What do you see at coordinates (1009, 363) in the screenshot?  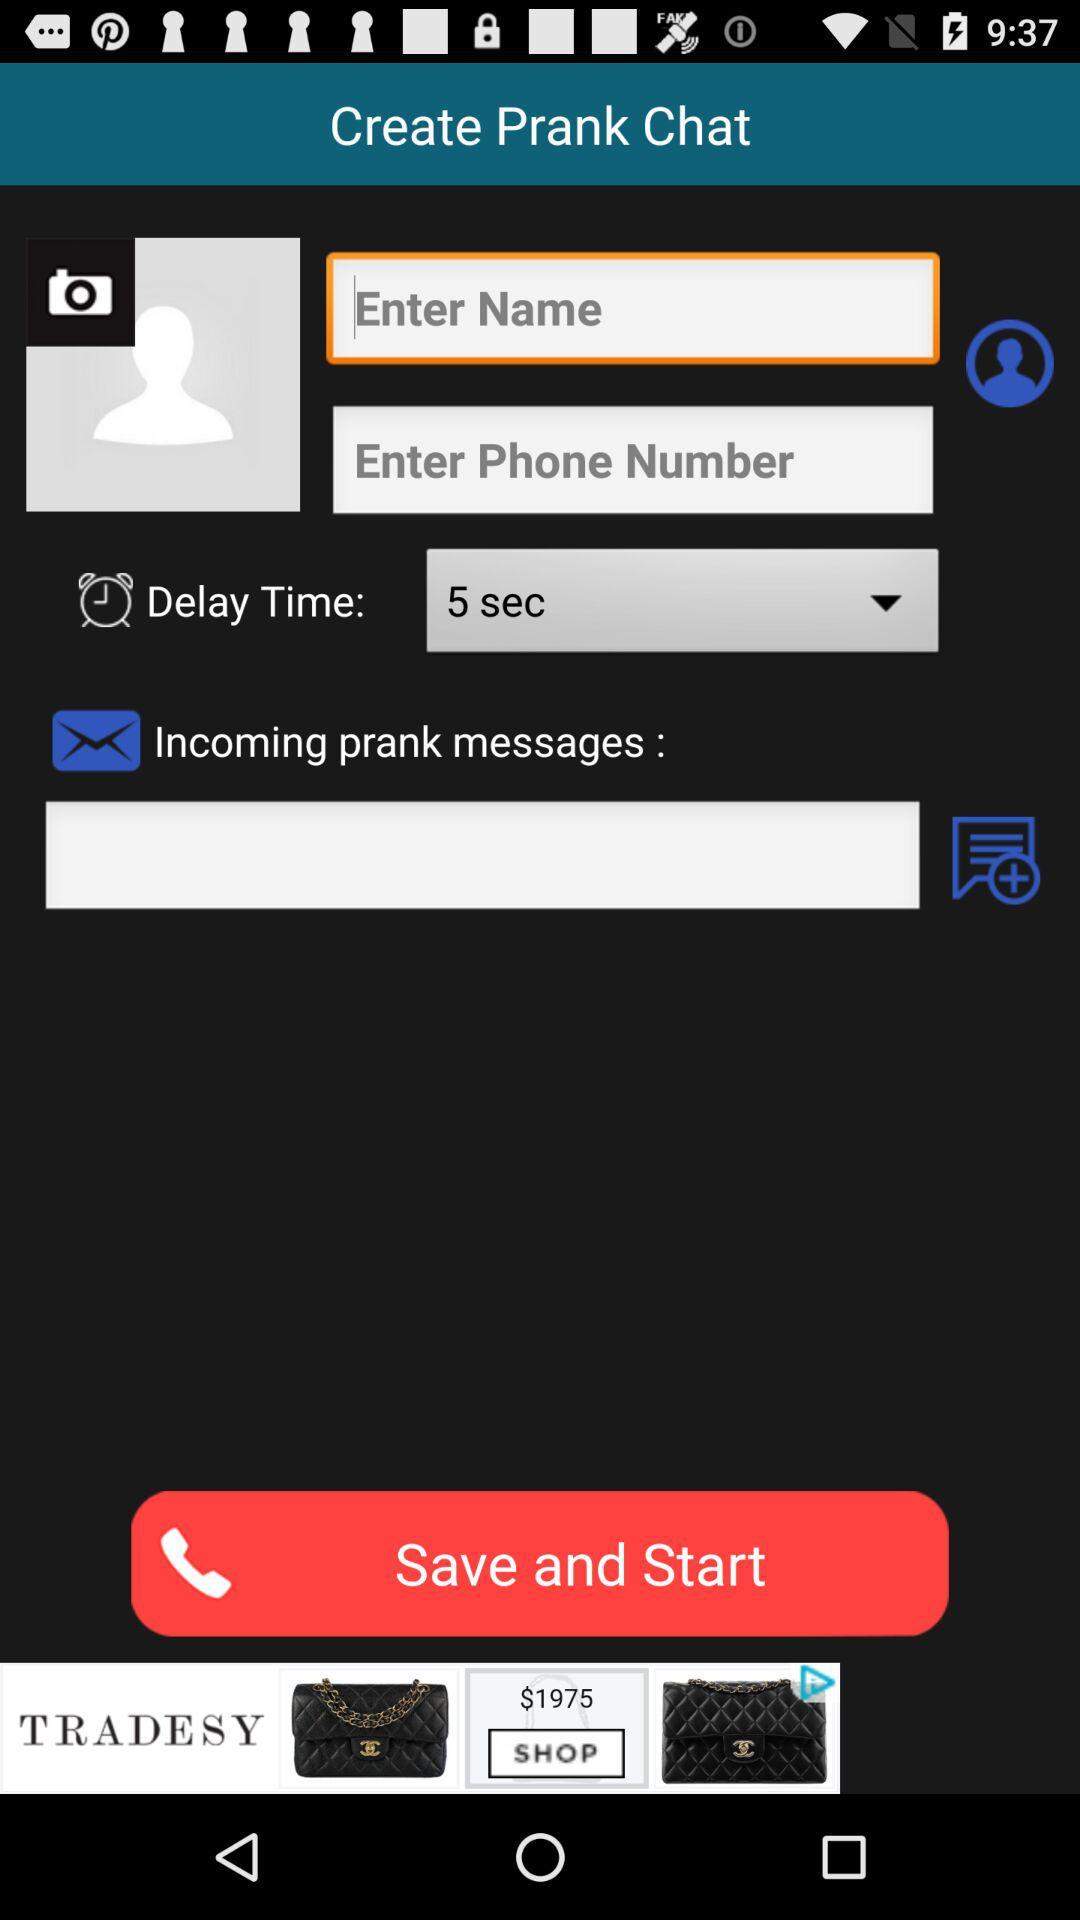 I see `contact` at bounding box center [1009, 363].